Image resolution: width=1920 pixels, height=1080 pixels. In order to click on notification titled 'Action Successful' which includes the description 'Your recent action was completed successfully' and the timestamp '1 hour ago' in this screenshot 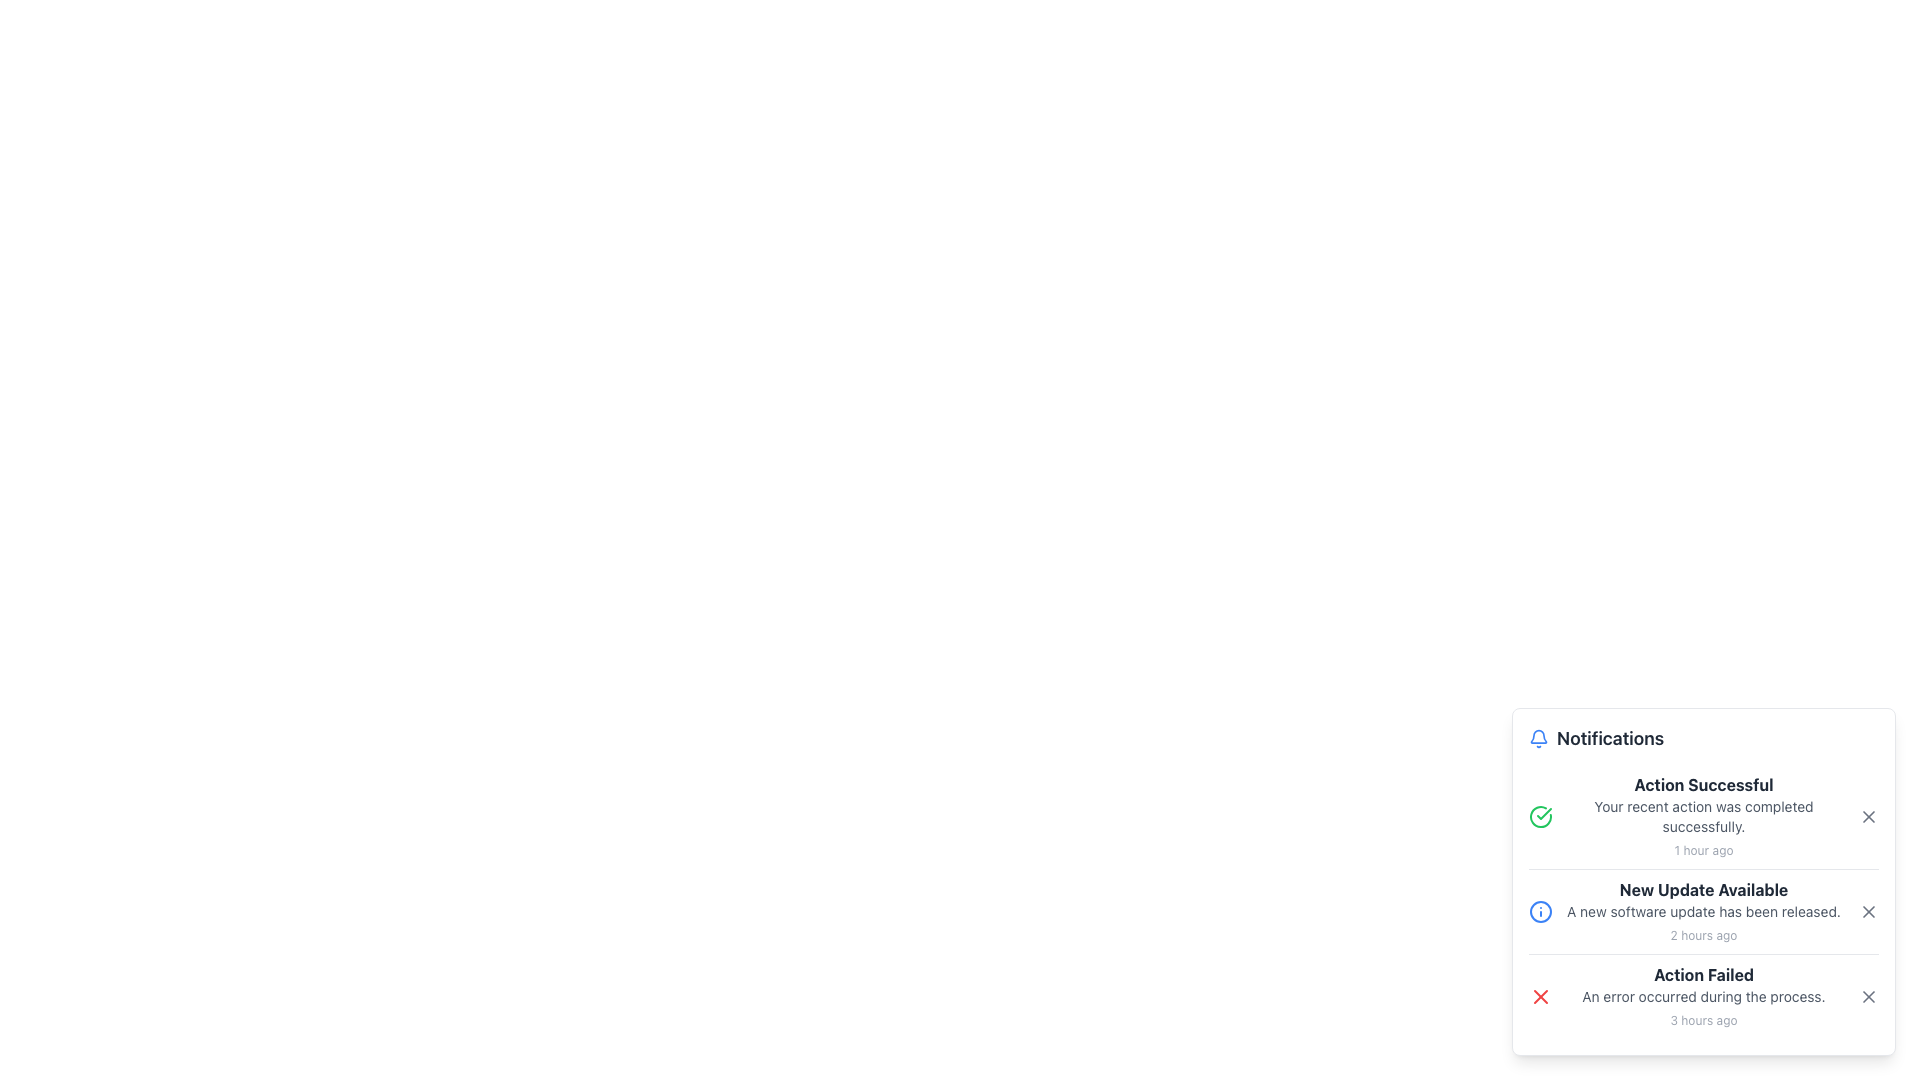, I will do `click(1703, 817)`.